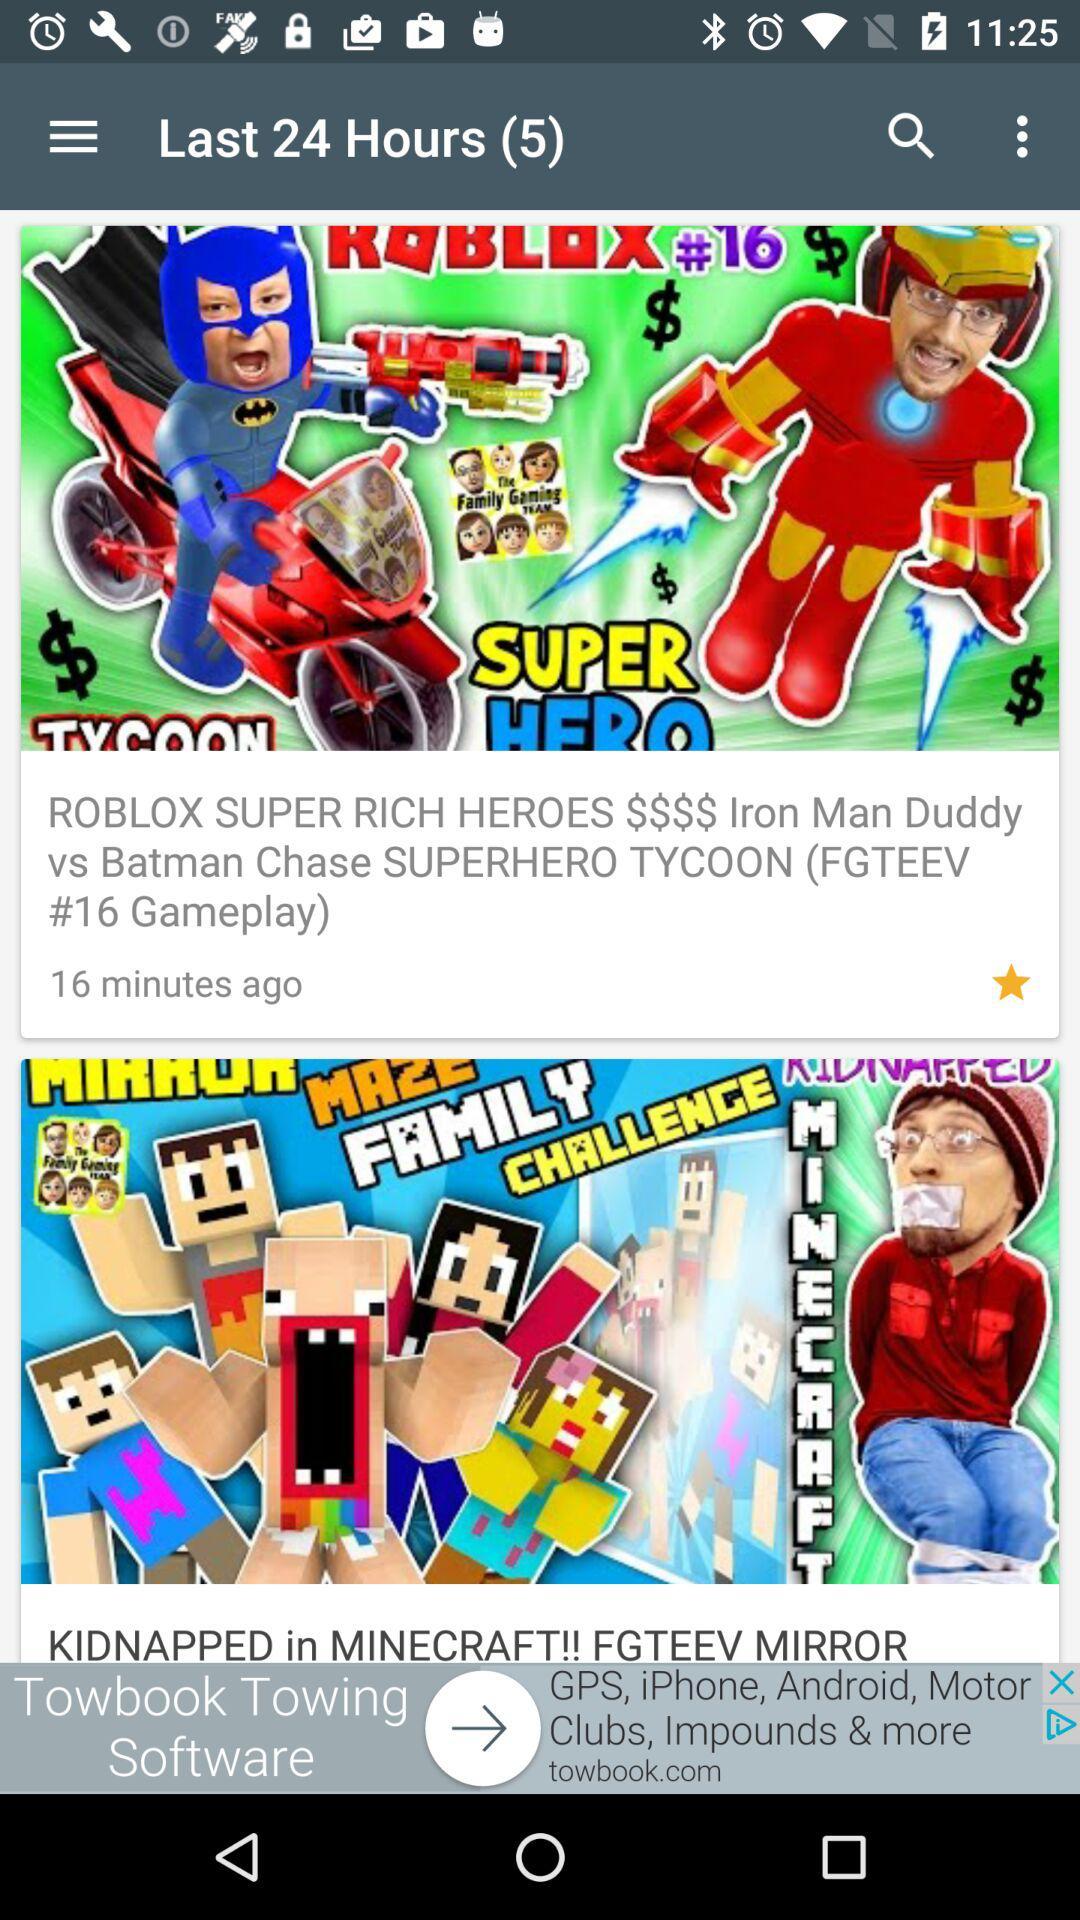 This screenshot has height=1920, width=1080. What do you see at coordinates (540, 1727) in the screenshot?
I see `advertisements website` at bounding box center [540, 1727].